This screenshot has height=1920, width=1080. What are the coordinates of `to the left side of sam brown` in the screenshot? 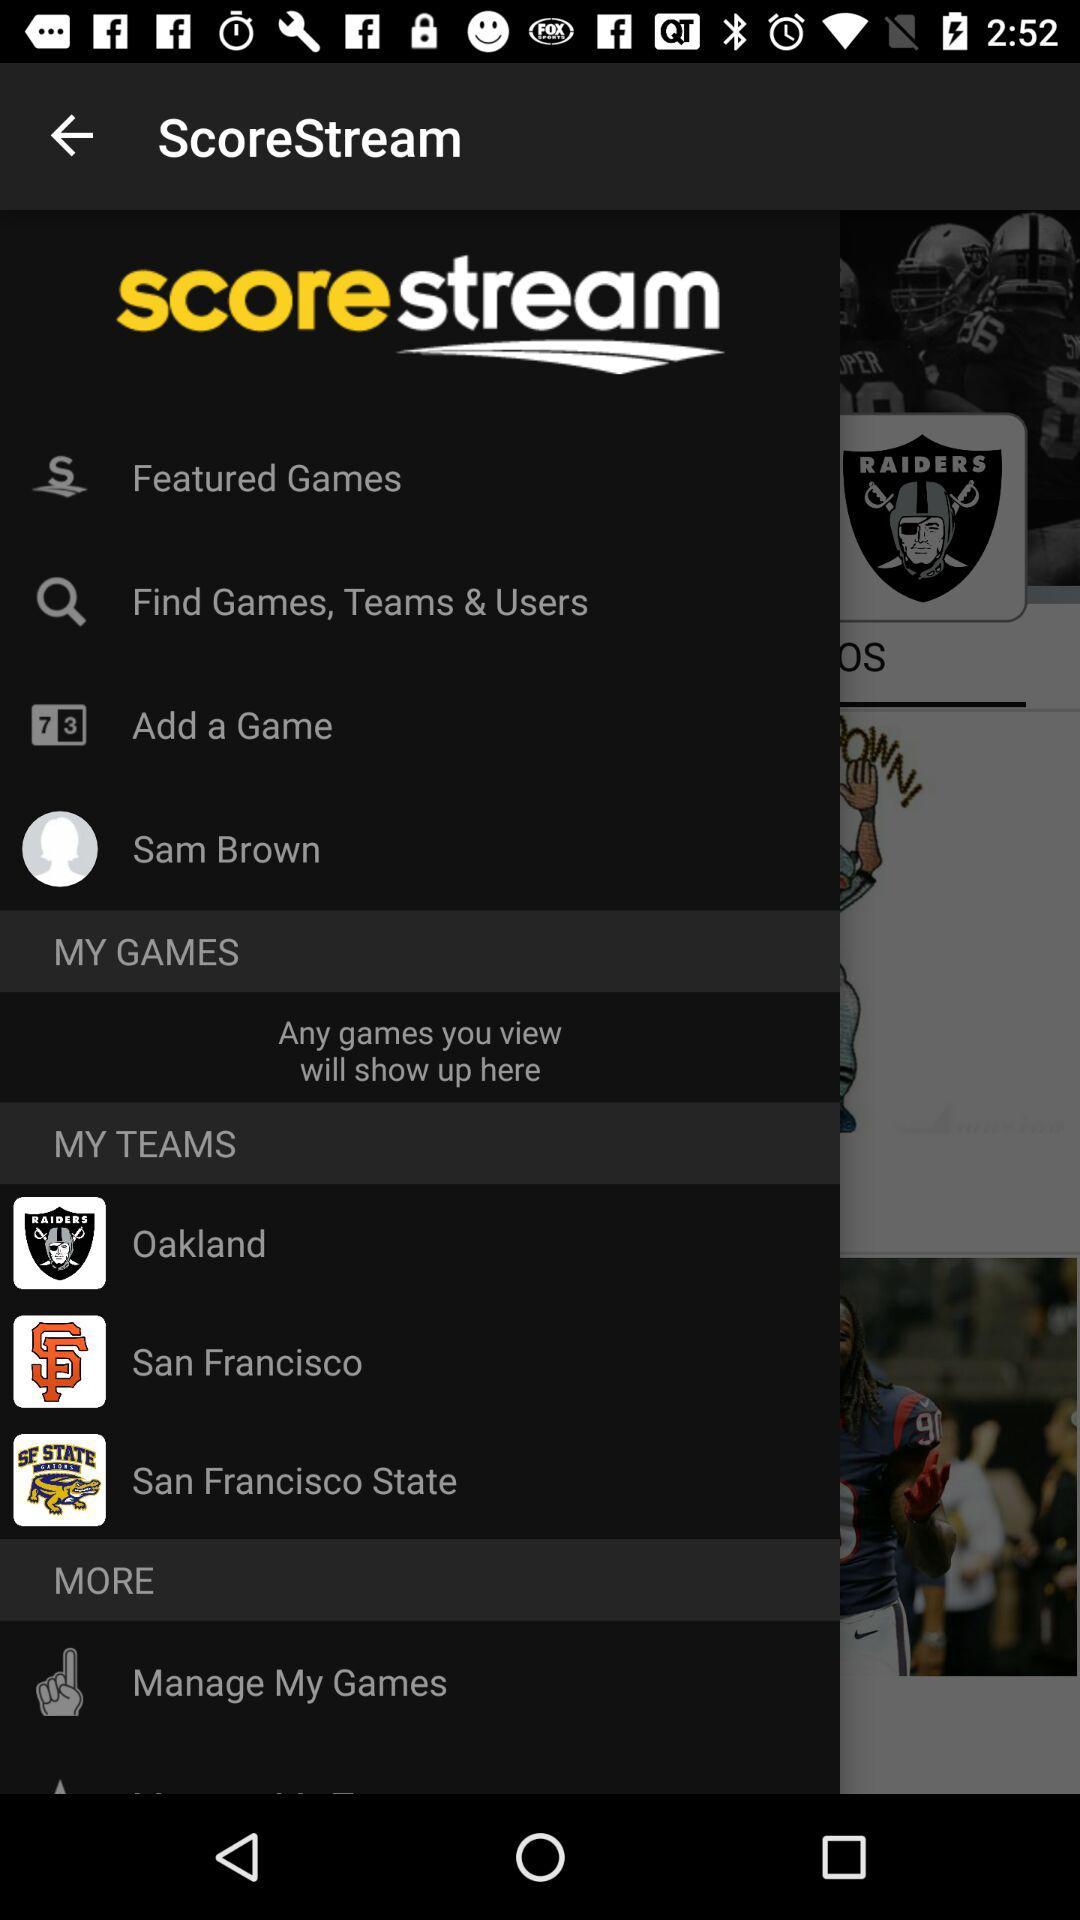 It's located at (59, 849).